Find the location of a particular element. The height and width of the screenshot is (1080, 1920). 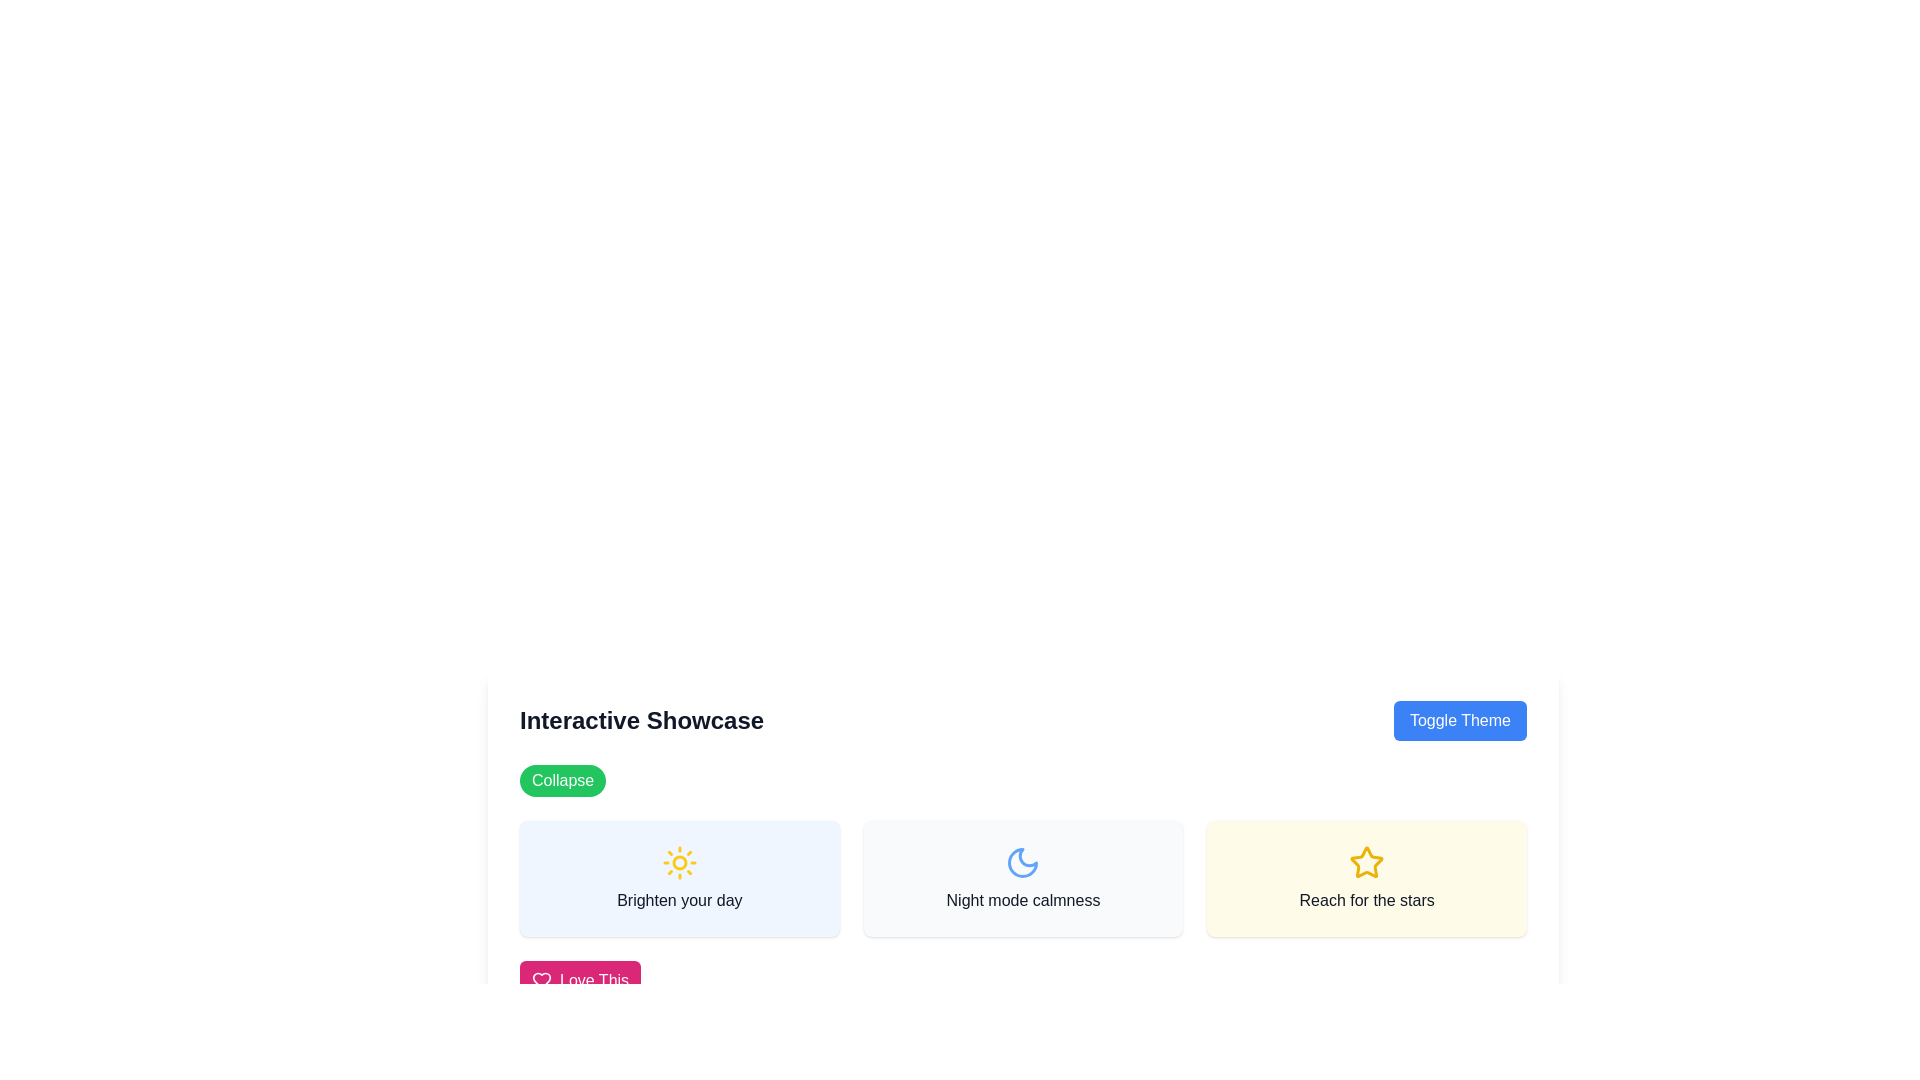

the moon icon representing night mode calmness, located in the second tile of a horizontal row of three tiles is located at coordinates (1023, 862).